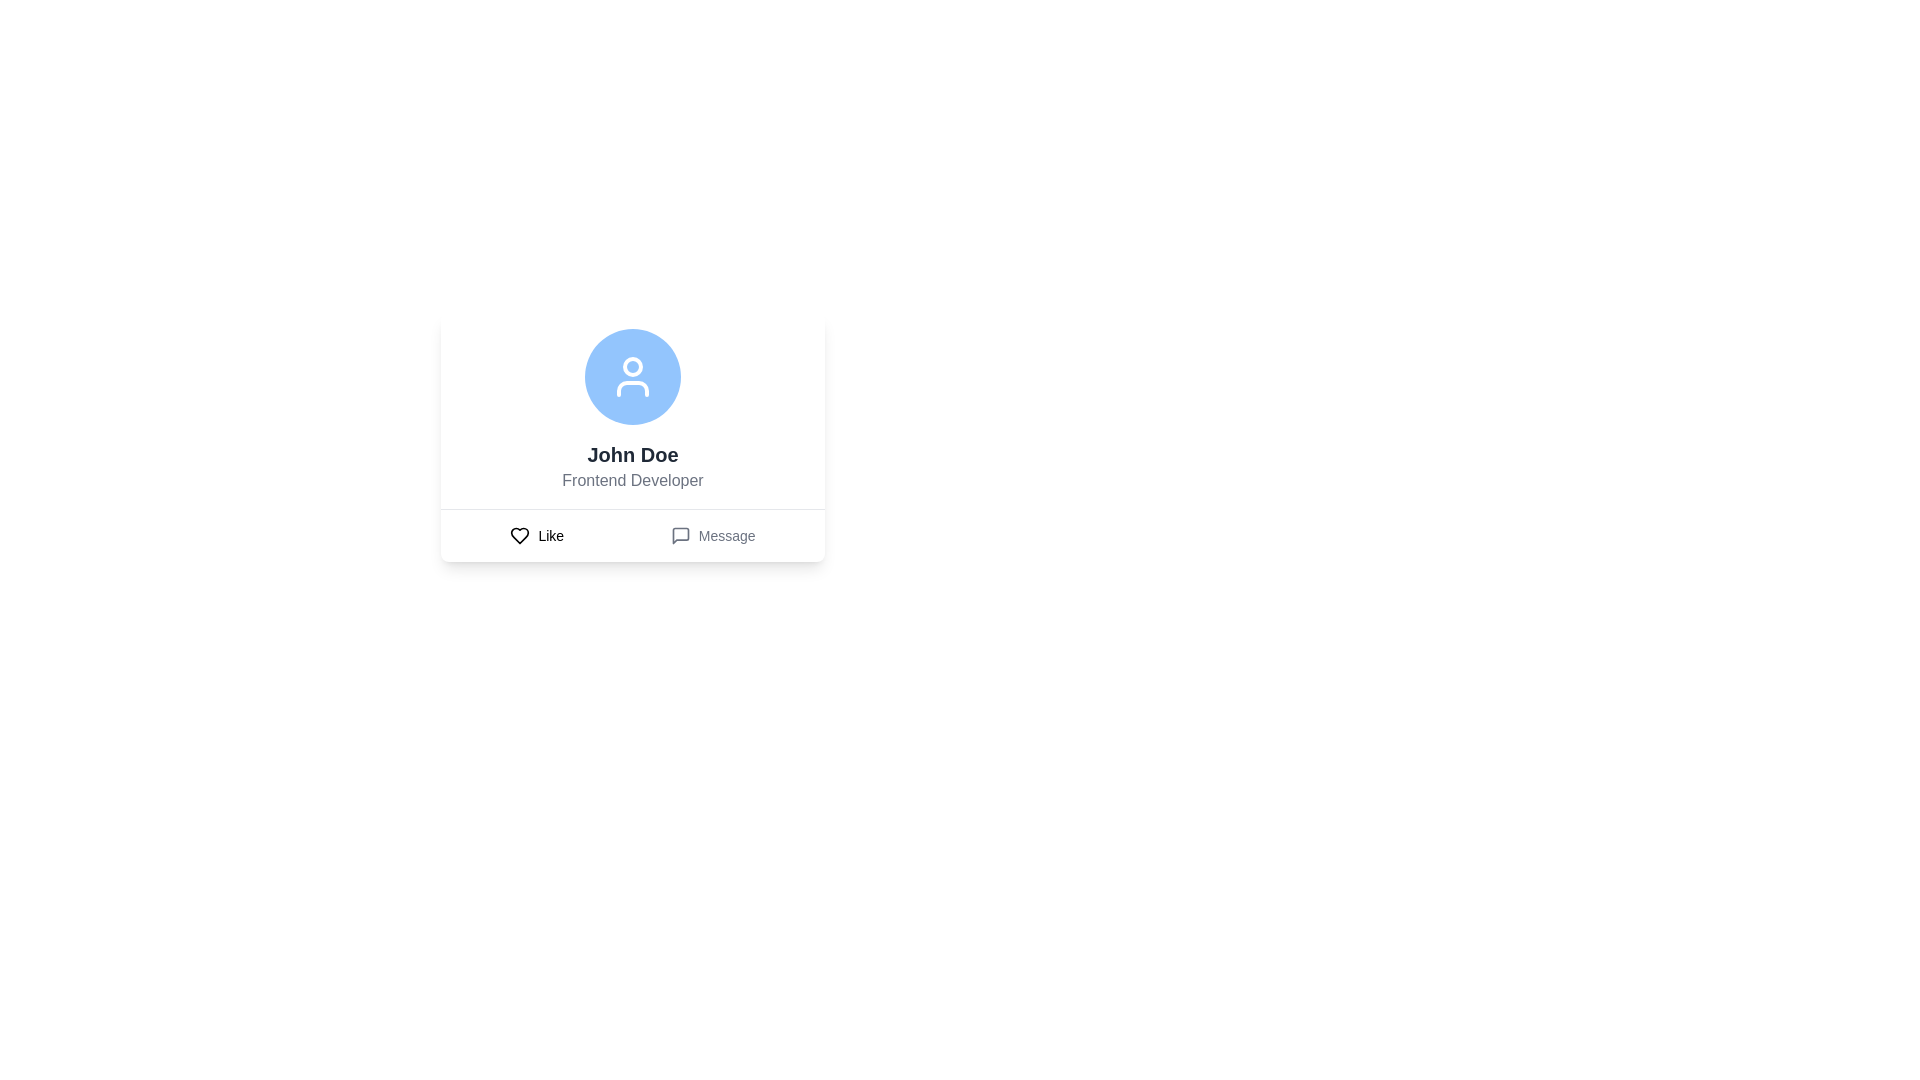 The width and height of the screenshot is (1920, 1080). What do you see at coordinates (632, 481) in the screenshot?
I see `the text label displaying 'Frontend Developer' in gray font, which is located centrally within the card layout underneath the 'John Doe' text` at bounding box center [632, 481].